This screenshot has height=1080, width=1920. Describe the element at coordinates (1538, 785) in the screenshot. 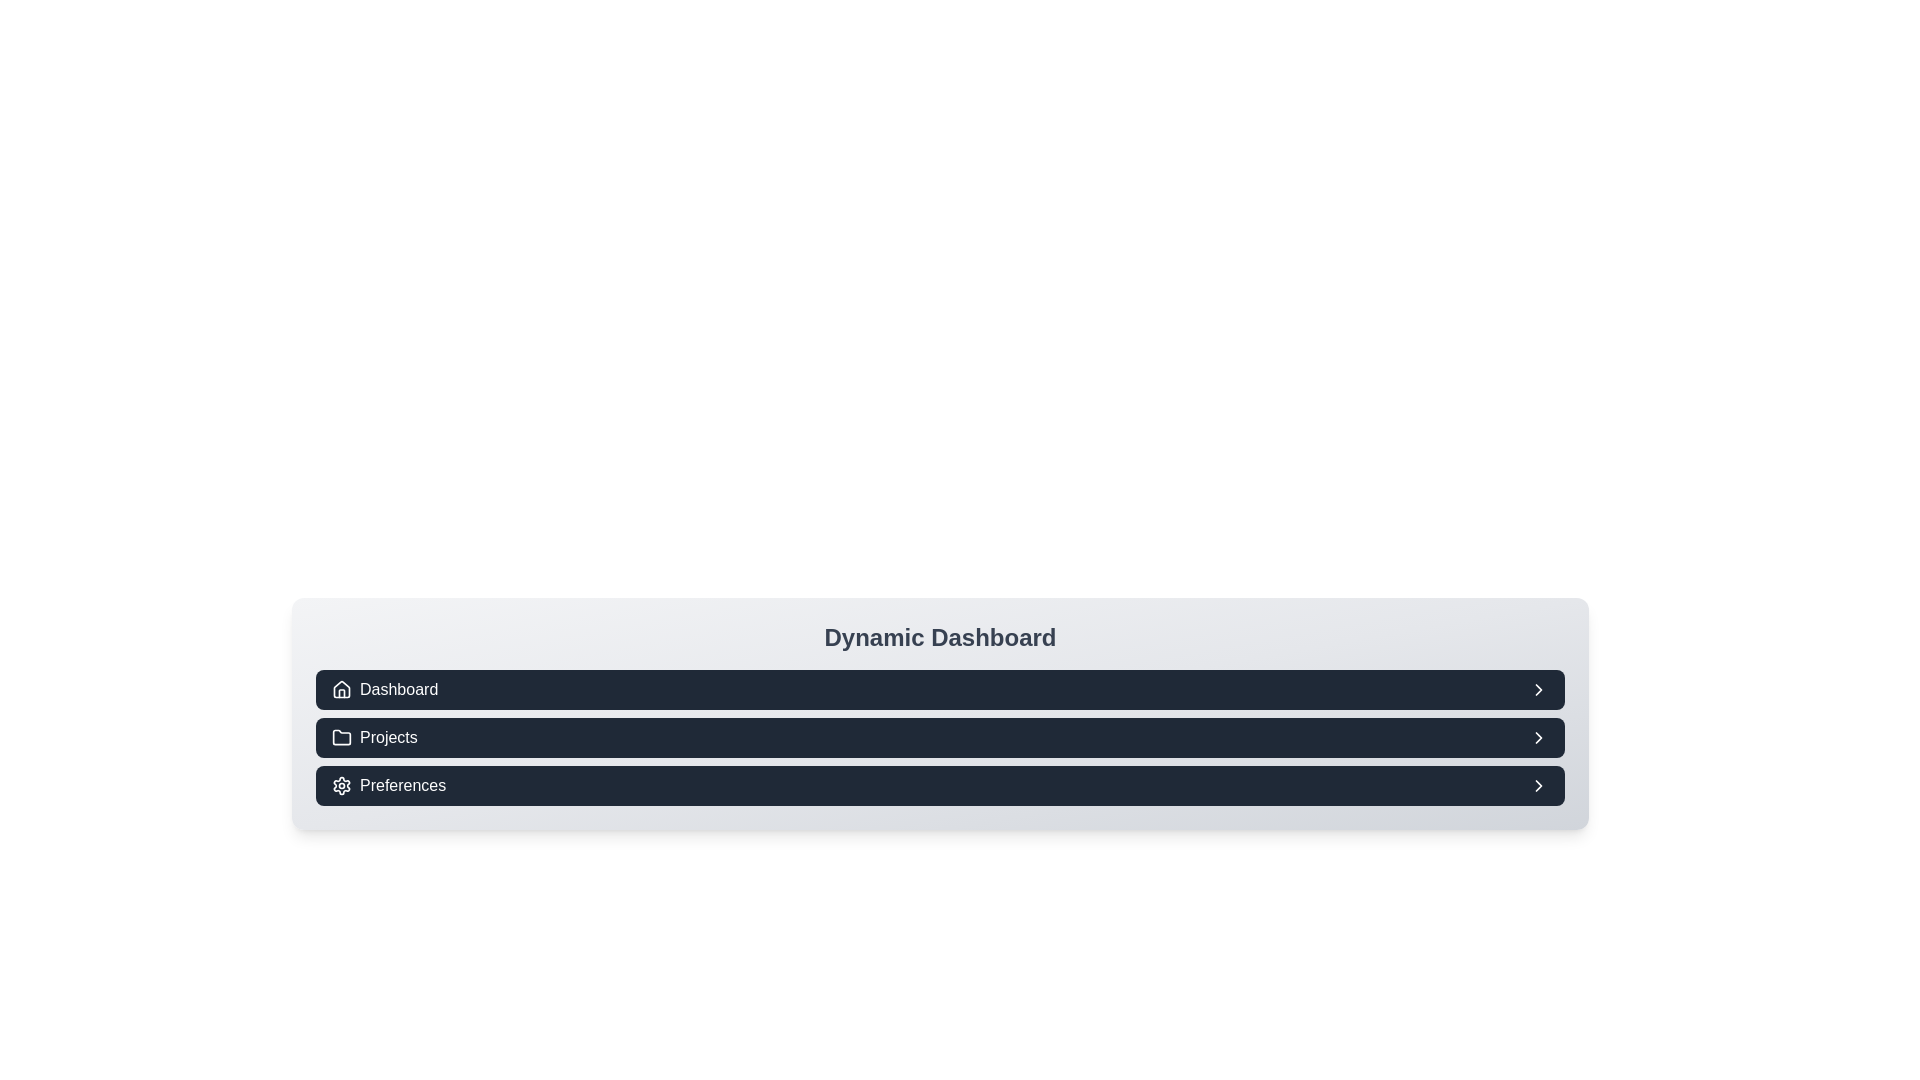

I see `the chevron icon button located at the far-right edge of the 'Preferences' section` at that location.